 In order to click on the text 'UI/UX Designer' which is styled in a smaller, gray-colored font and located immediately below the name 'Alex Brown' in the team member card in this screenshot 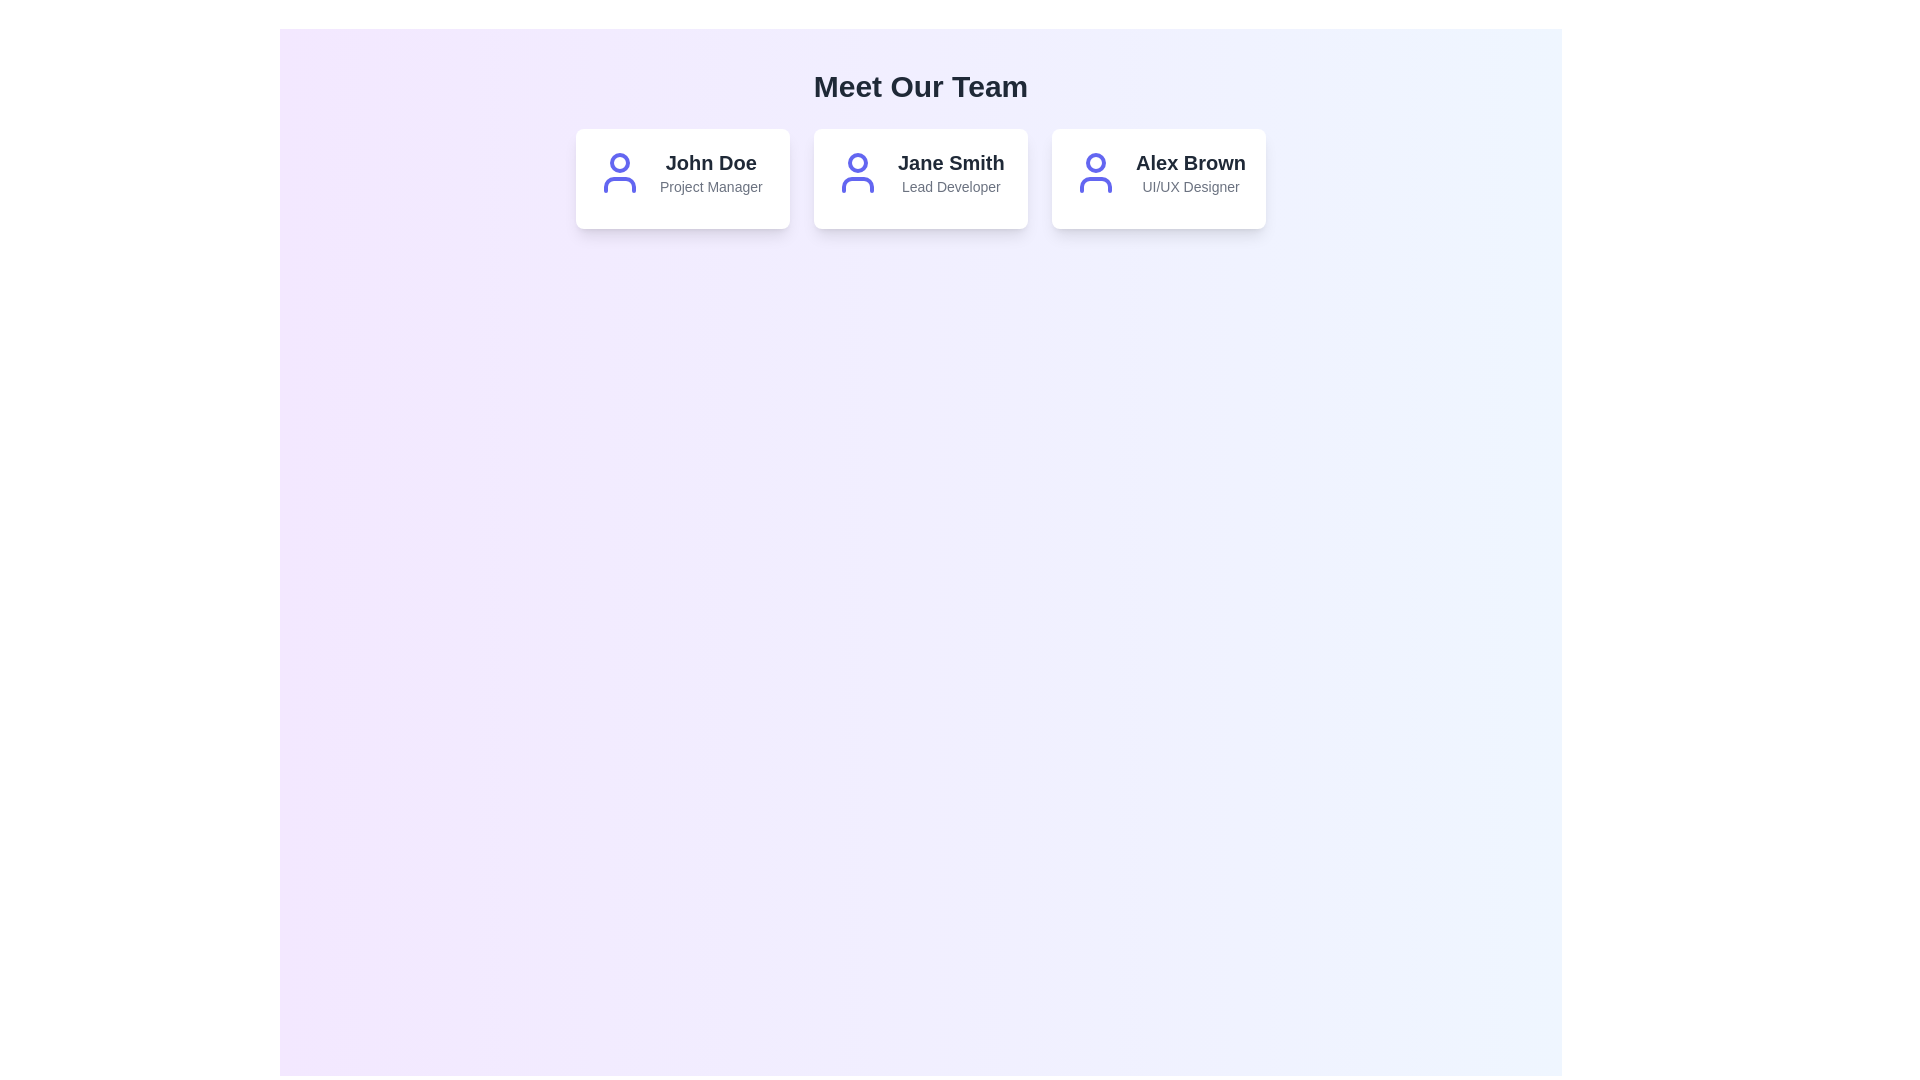, I will do `click(1190, 186)`.